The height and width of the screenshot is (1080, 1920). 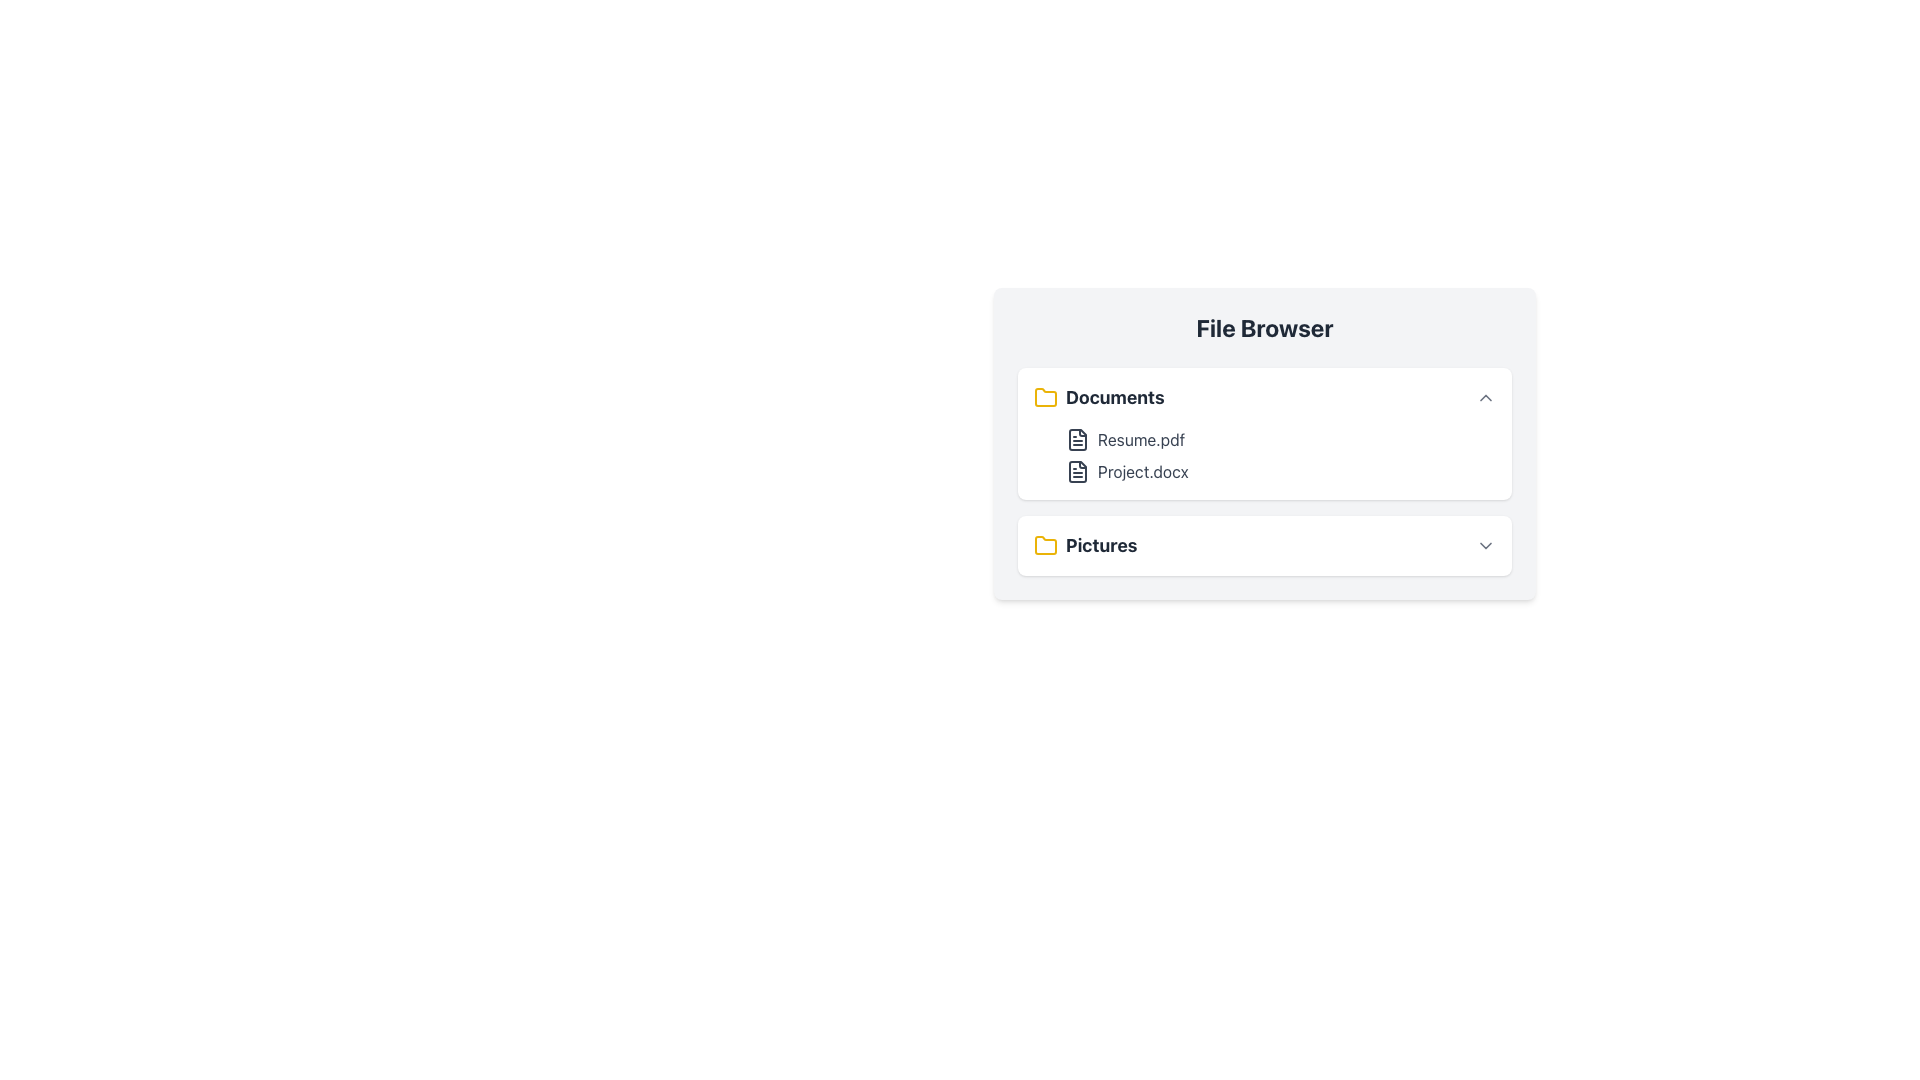 I want to click on on the 'Pictures' folder item, which features a yellow folder icon and bold dark gray text, located in the File Browser list as the second item, so click(x=1084, y=546).